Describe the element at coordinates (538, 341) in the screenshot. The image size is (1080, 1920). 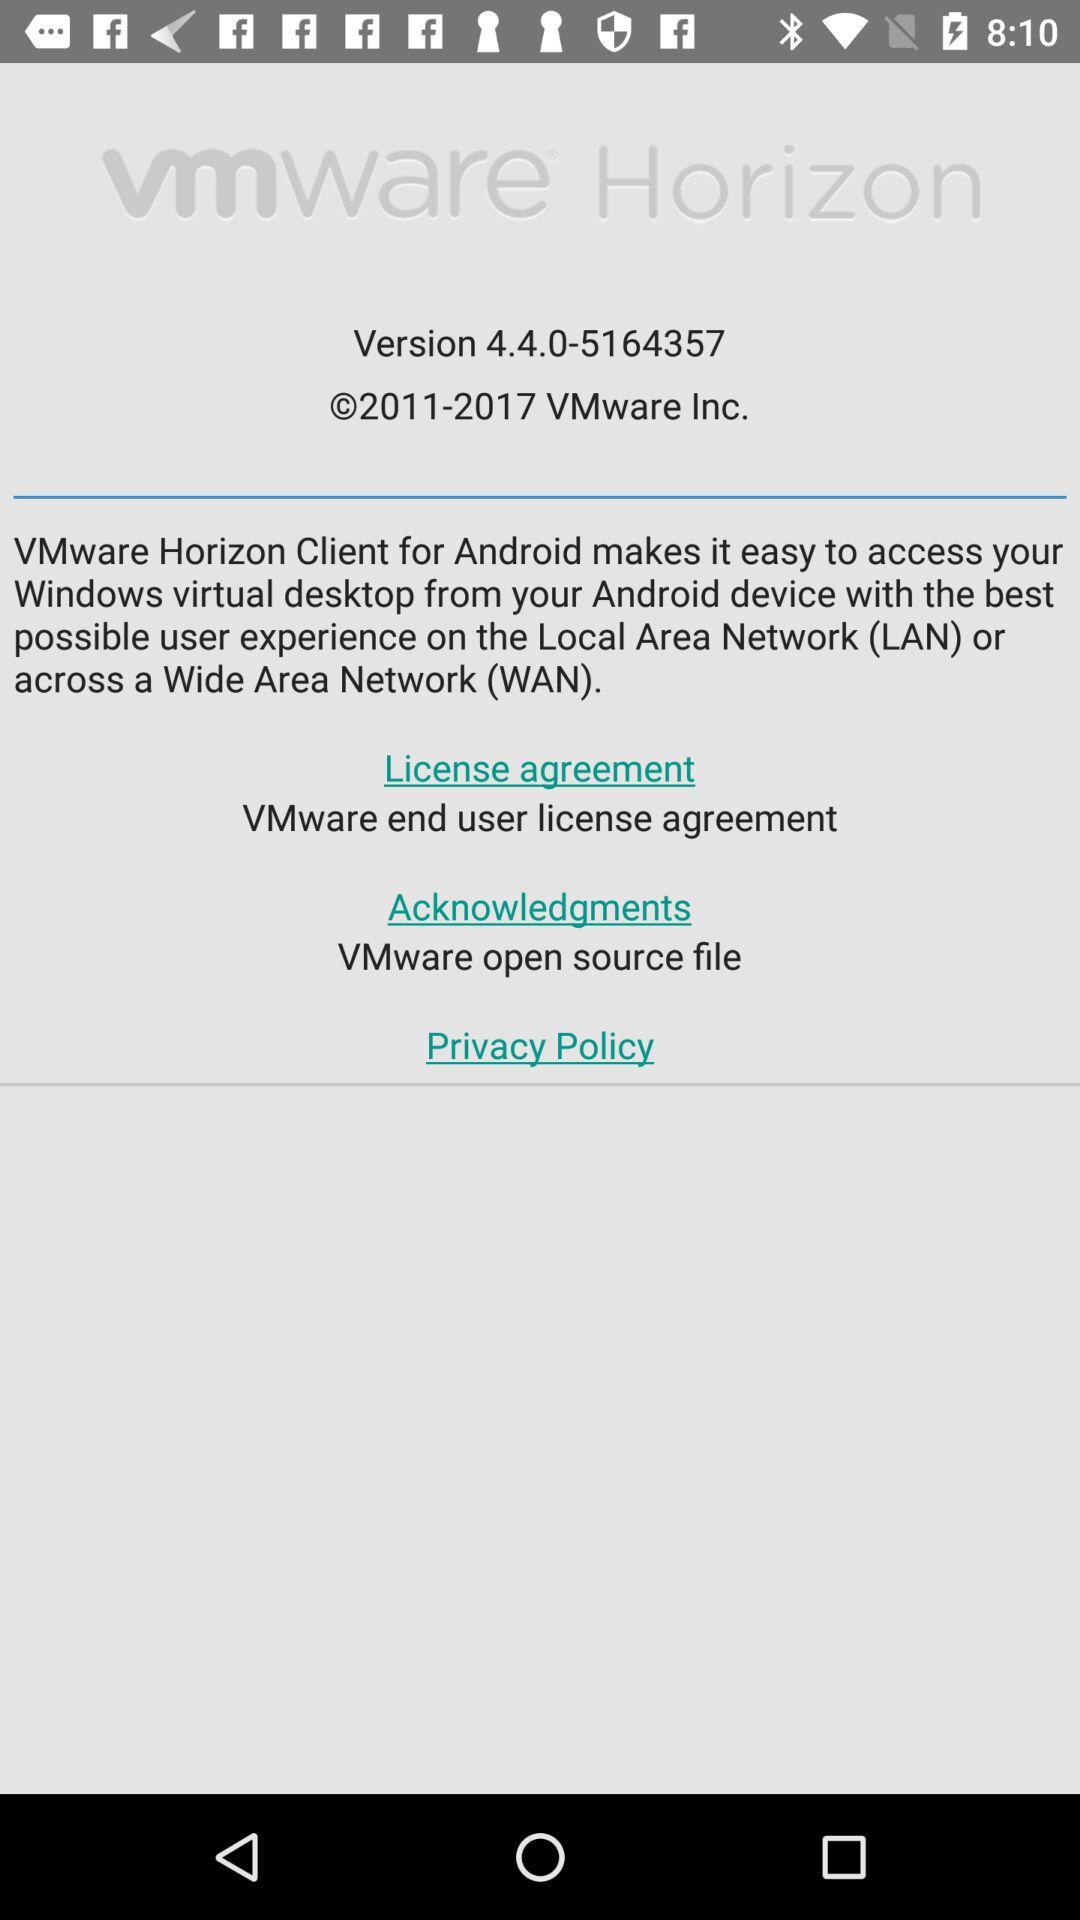
I see `app above 2011 2017 vmware icon` at that location.